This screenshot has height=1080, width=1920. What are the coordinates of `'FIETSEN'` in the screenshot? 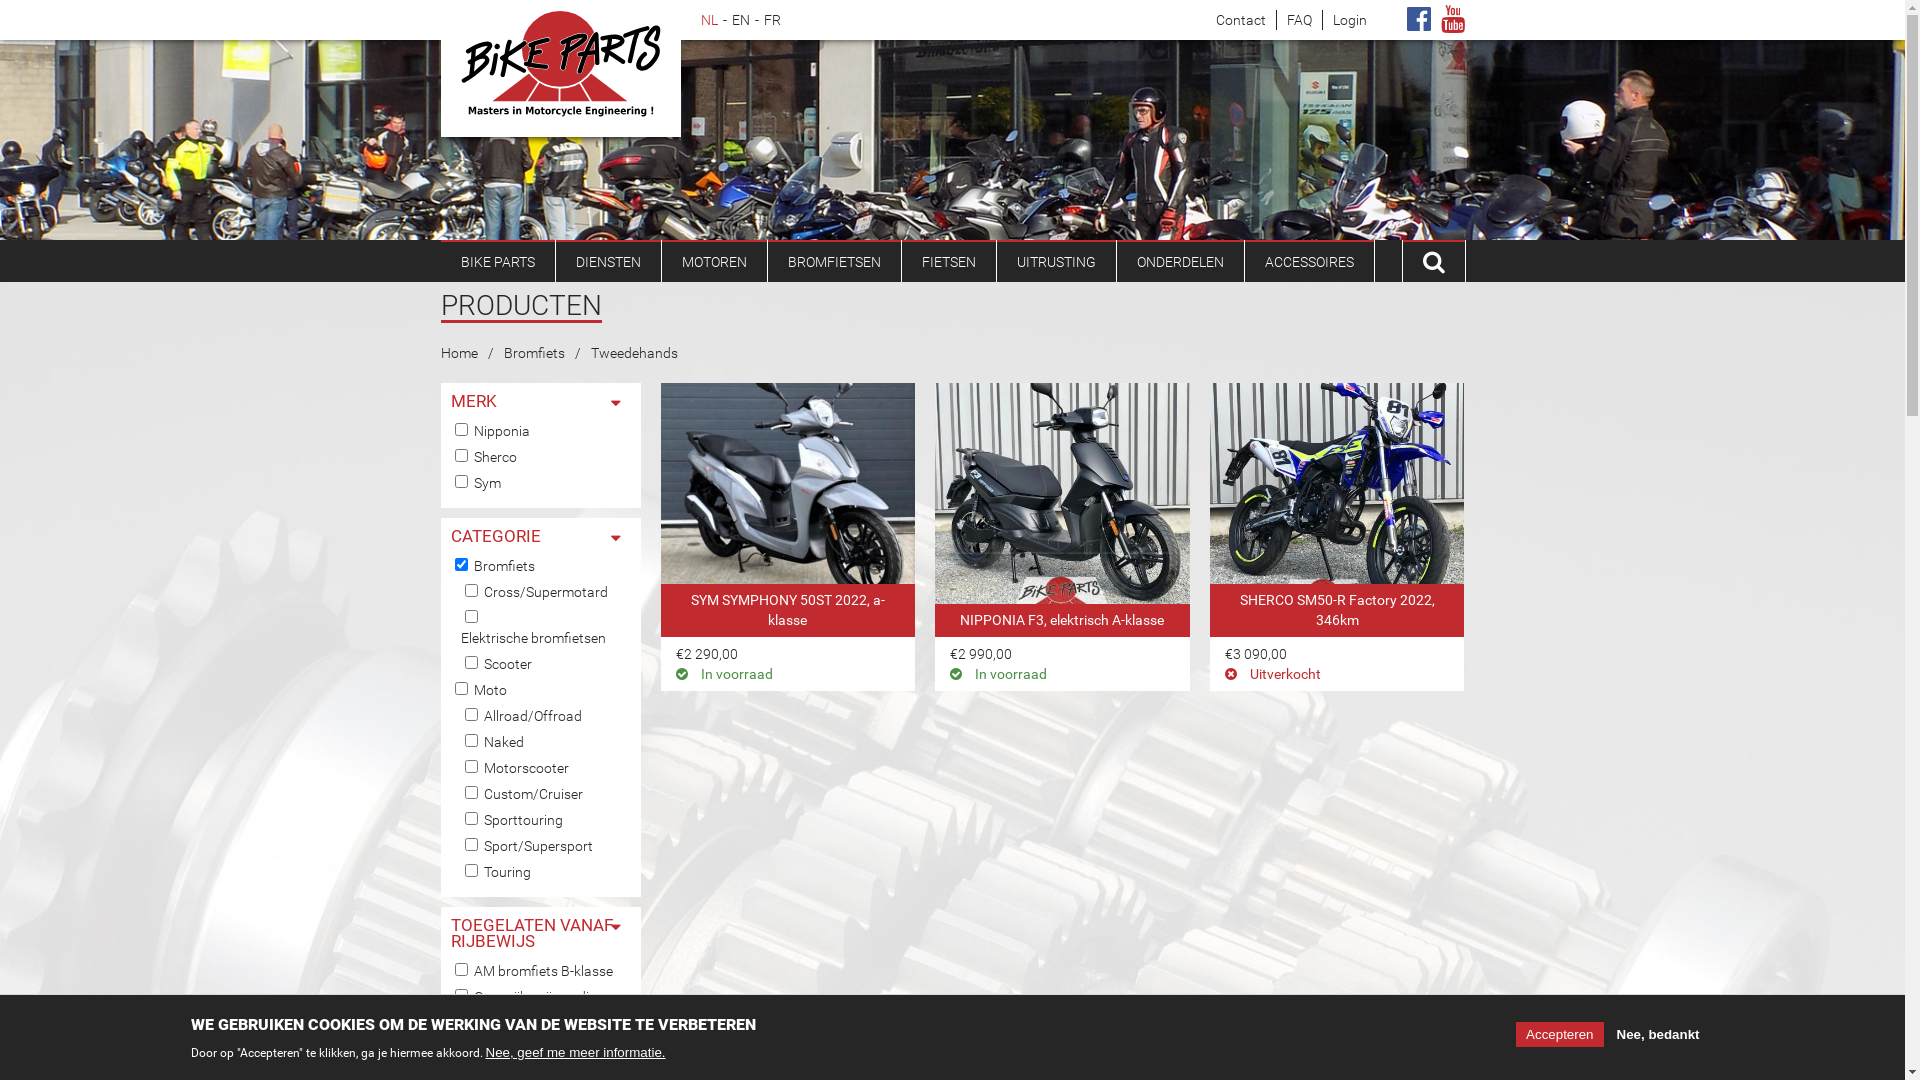 It's located at (948, 260).